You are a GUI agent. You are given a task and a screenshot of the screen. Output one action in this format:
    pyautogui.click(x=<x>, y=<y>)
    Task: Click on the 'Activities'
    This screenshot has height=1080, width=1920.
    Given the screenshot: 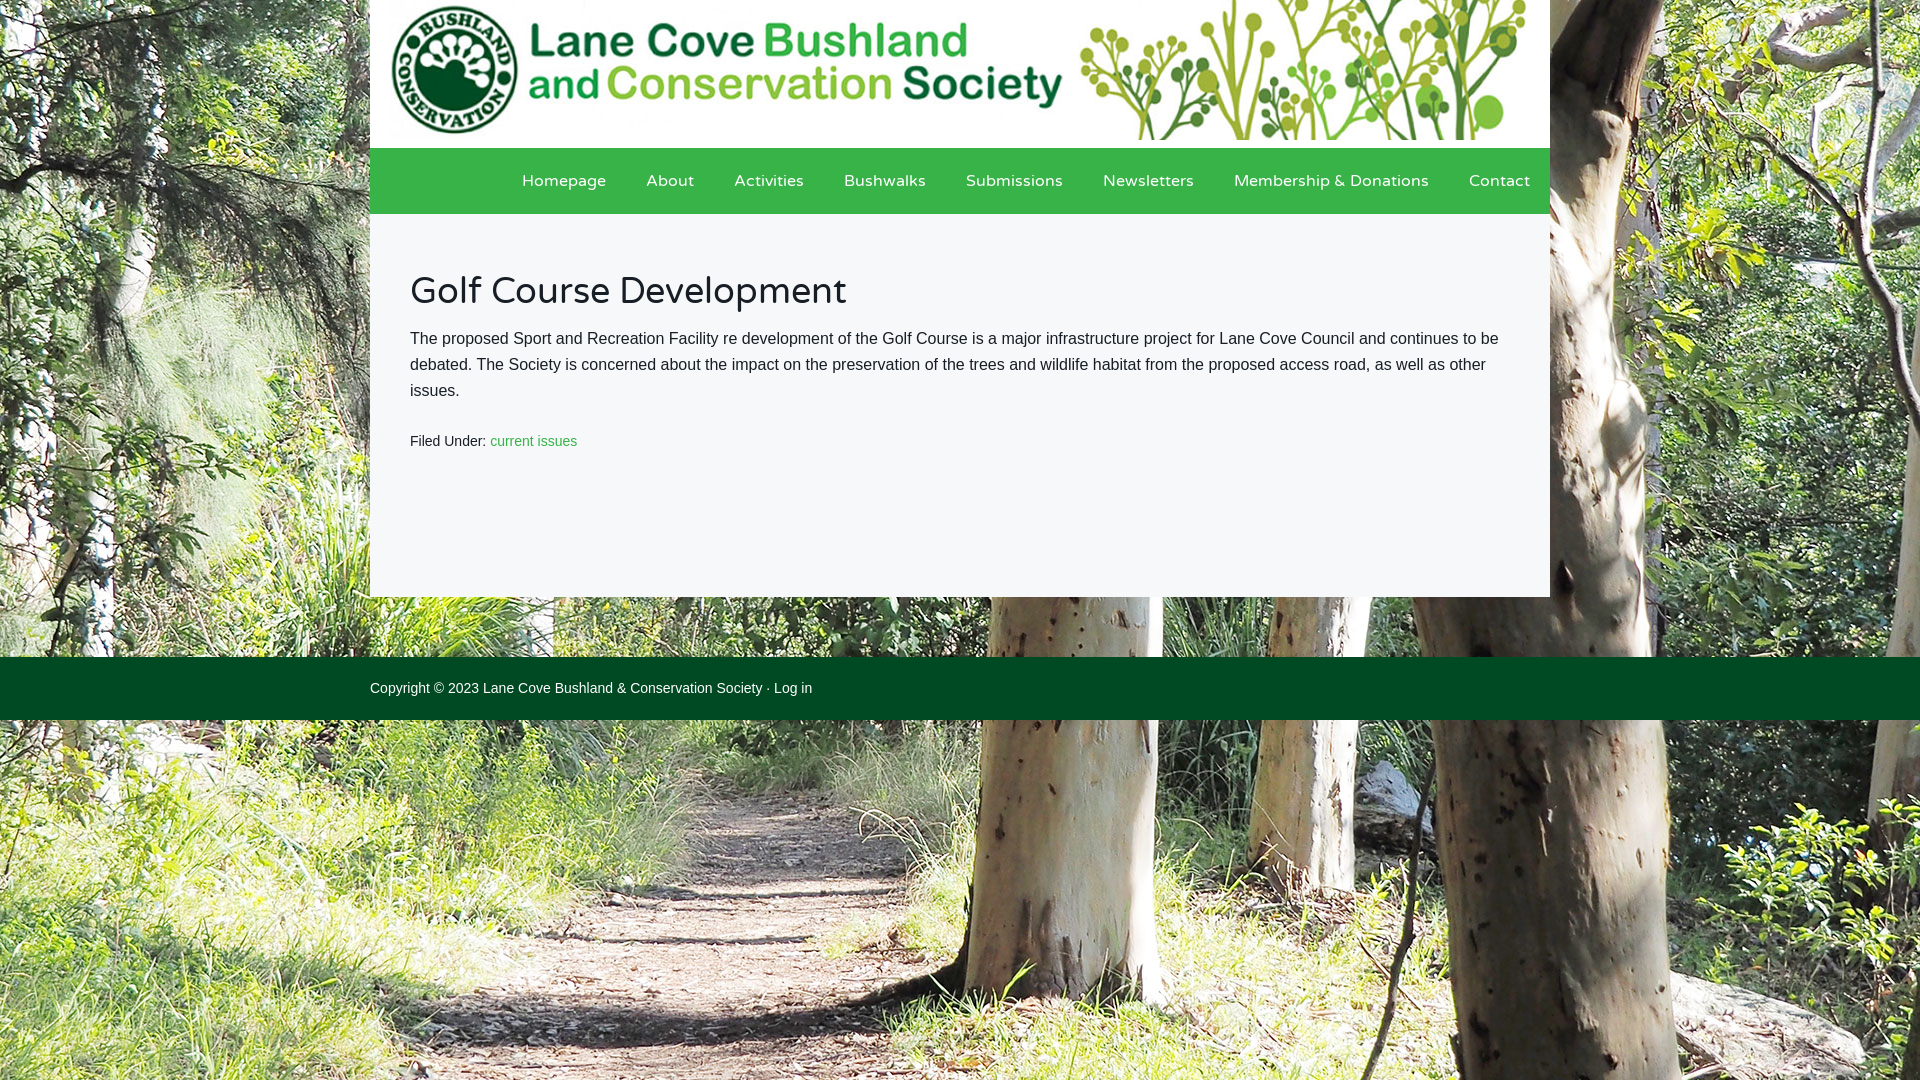 What is the action you would take?
    pyautogui.click(x=767, y=181)
    